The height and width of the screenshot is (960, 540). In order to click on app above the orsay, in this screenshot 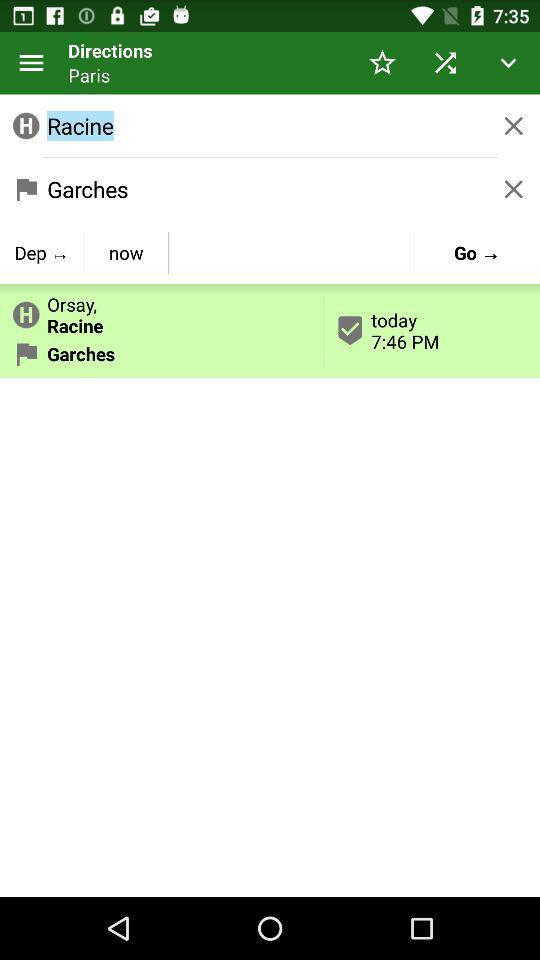, I will do `click(42, 251)`.